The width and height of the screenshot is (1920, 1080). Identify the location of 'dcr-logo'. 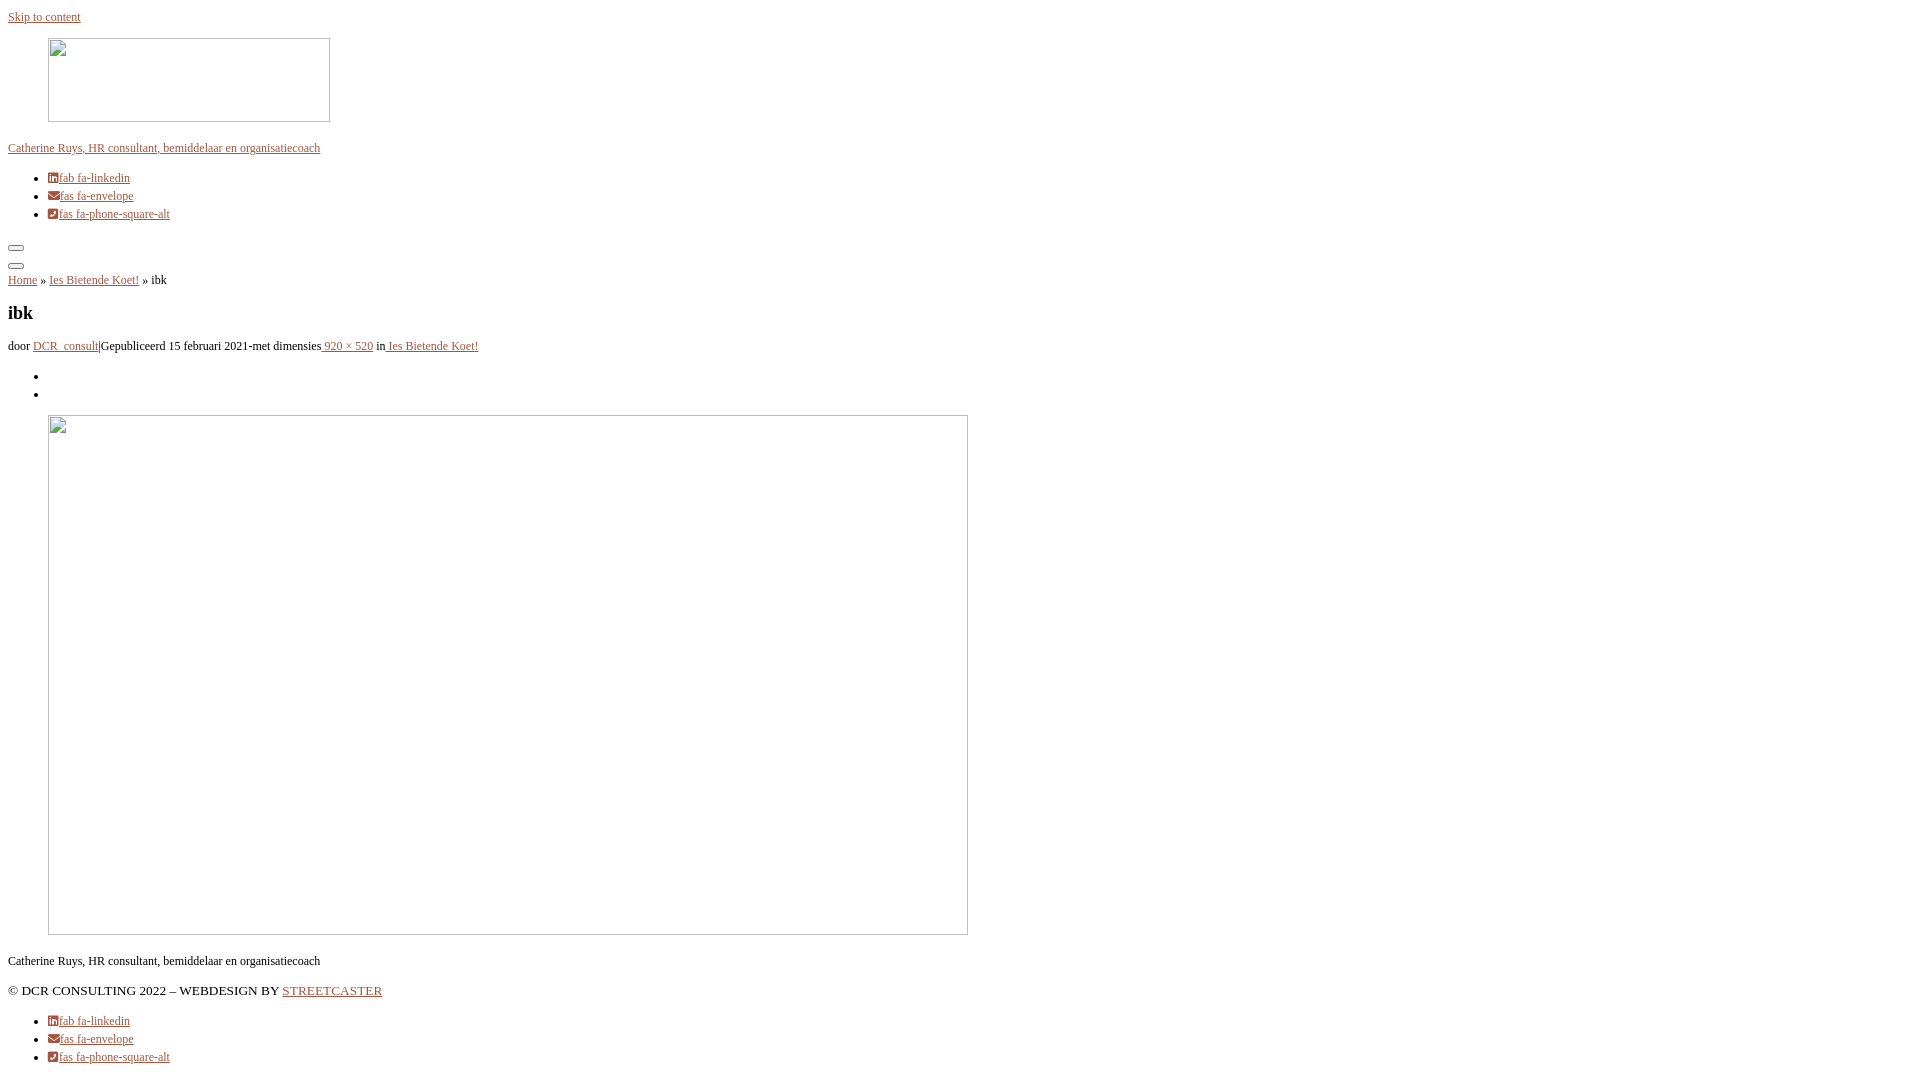
(960, 81).